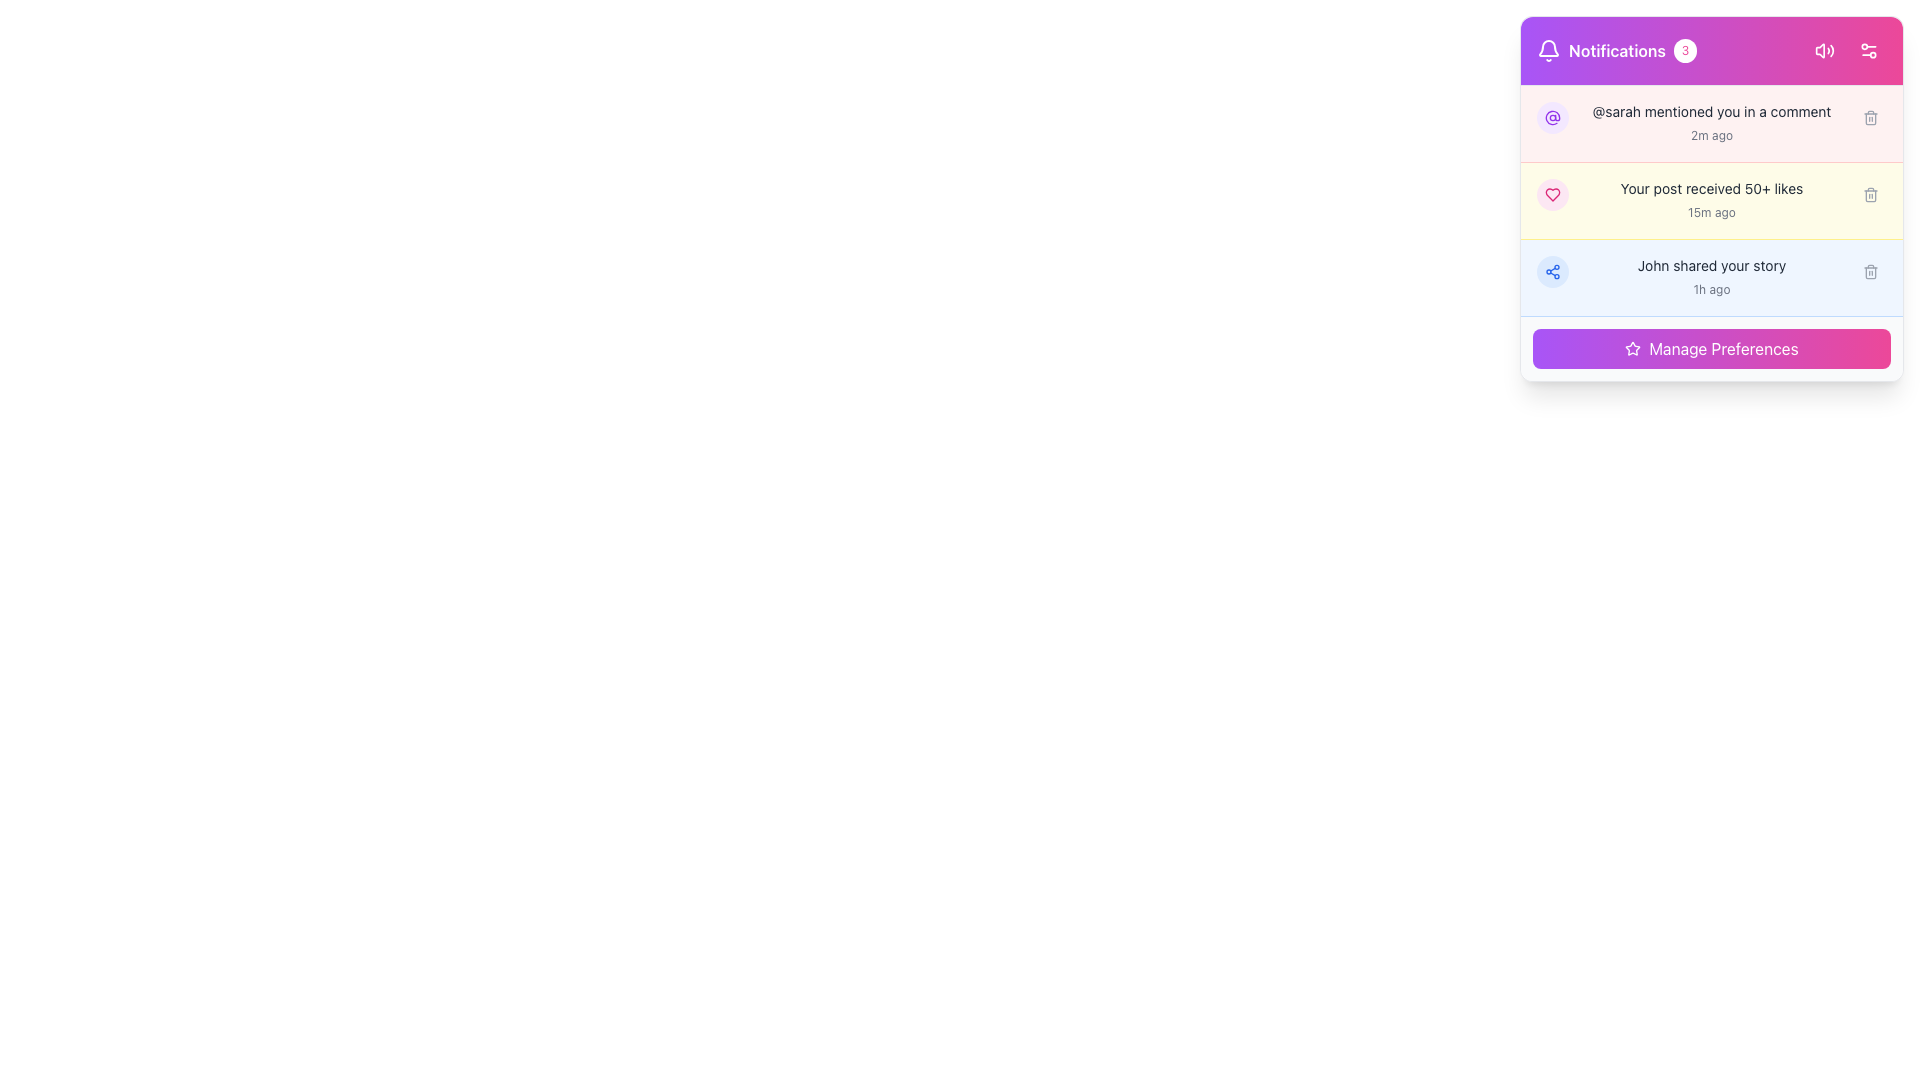 This screenshot has height=1080, width=1920. What do you see at coordinates (1548, 47) in the screenshot?
I see `the lower portion of the purple bell-shaped icon located in the upper-left corner of the notification panel` at bounding box center [1548, 47].